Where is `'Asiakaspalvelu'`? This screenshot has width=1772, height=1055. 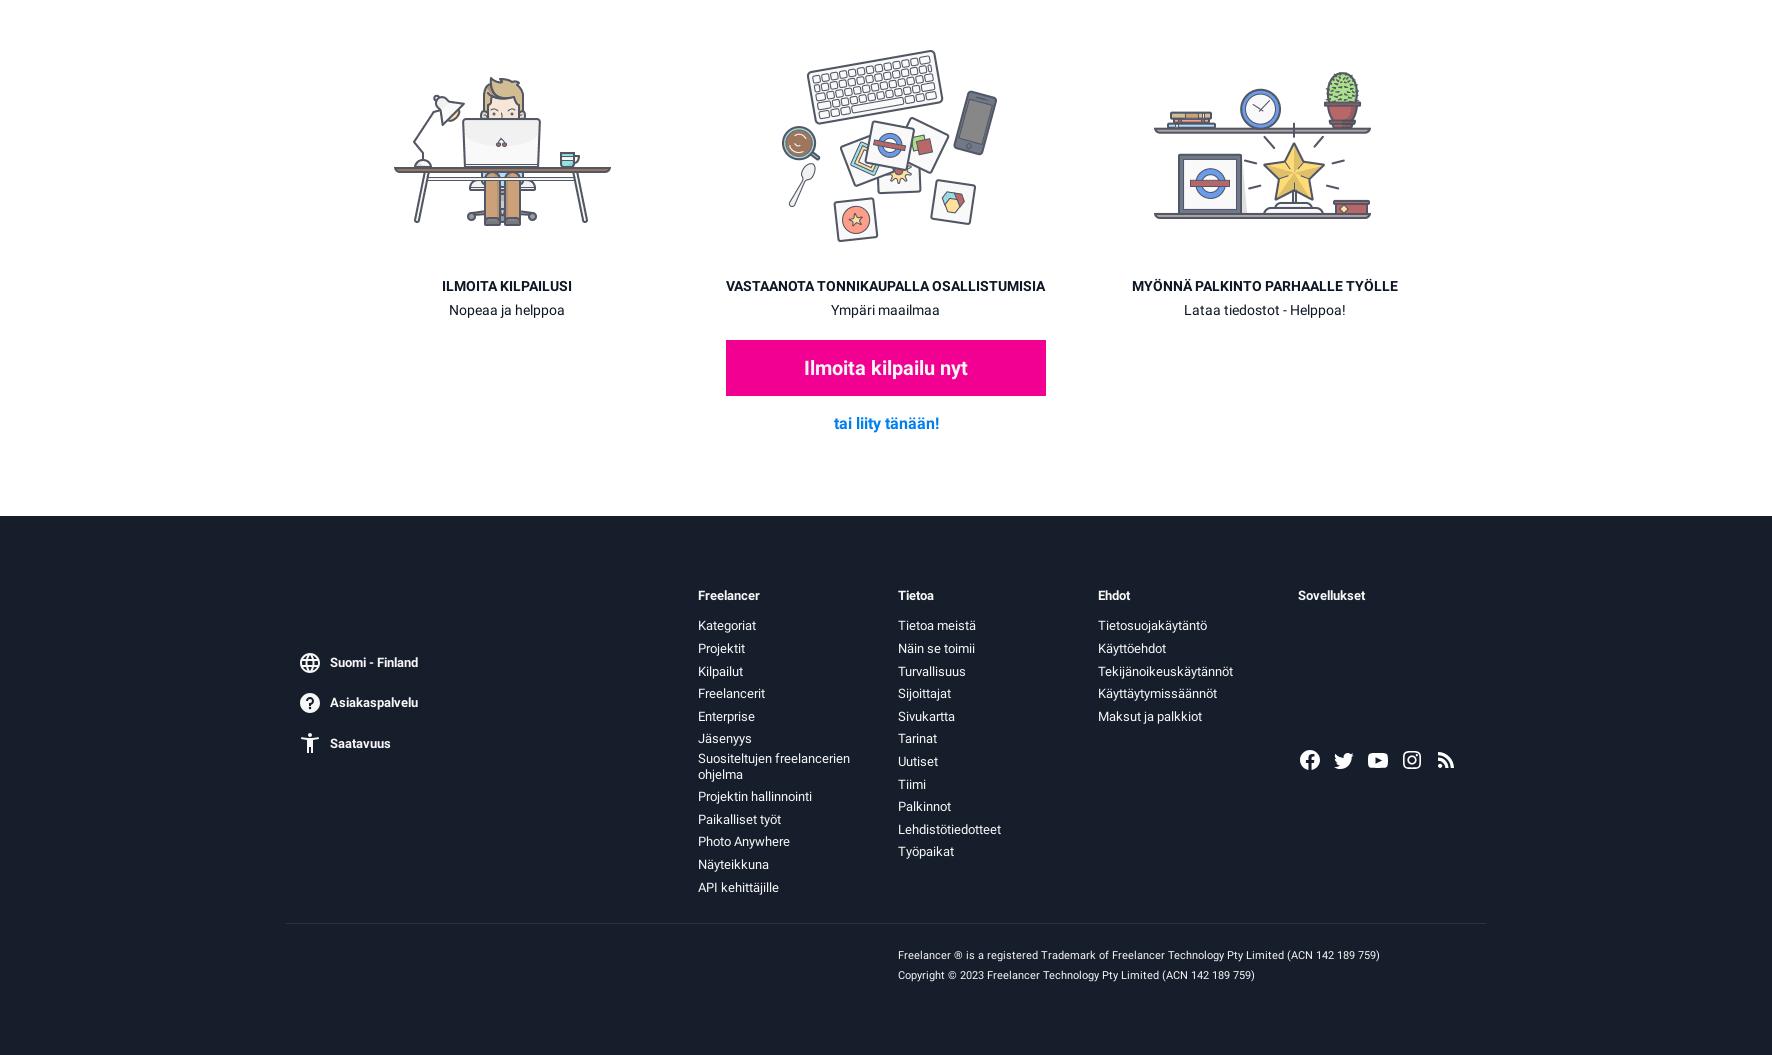 'Asiakaspalvelu' is located at coordinates (374, 701).